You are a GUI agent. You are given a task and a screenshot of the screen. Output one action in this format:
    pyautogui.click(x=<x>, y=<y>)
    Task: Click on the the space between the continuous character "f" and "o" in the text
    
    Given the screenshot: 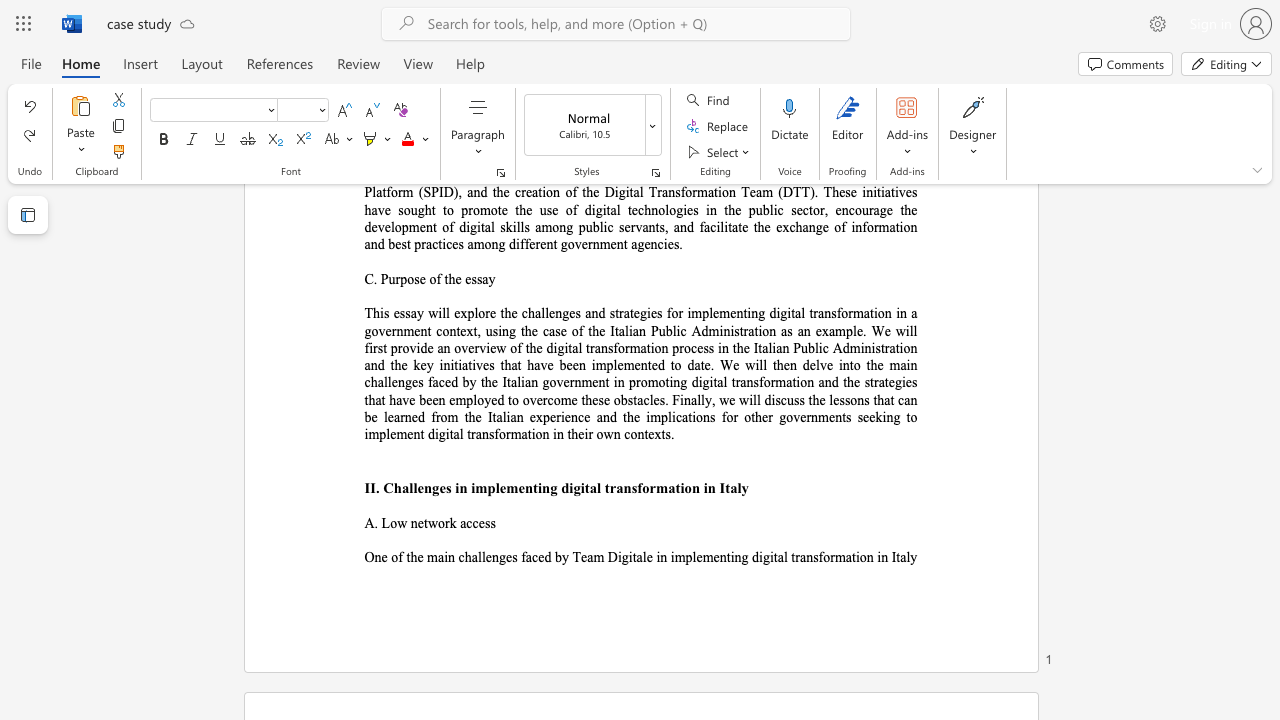 What is the action you would take?
    pyautogui.click(x=642, y=488)
    